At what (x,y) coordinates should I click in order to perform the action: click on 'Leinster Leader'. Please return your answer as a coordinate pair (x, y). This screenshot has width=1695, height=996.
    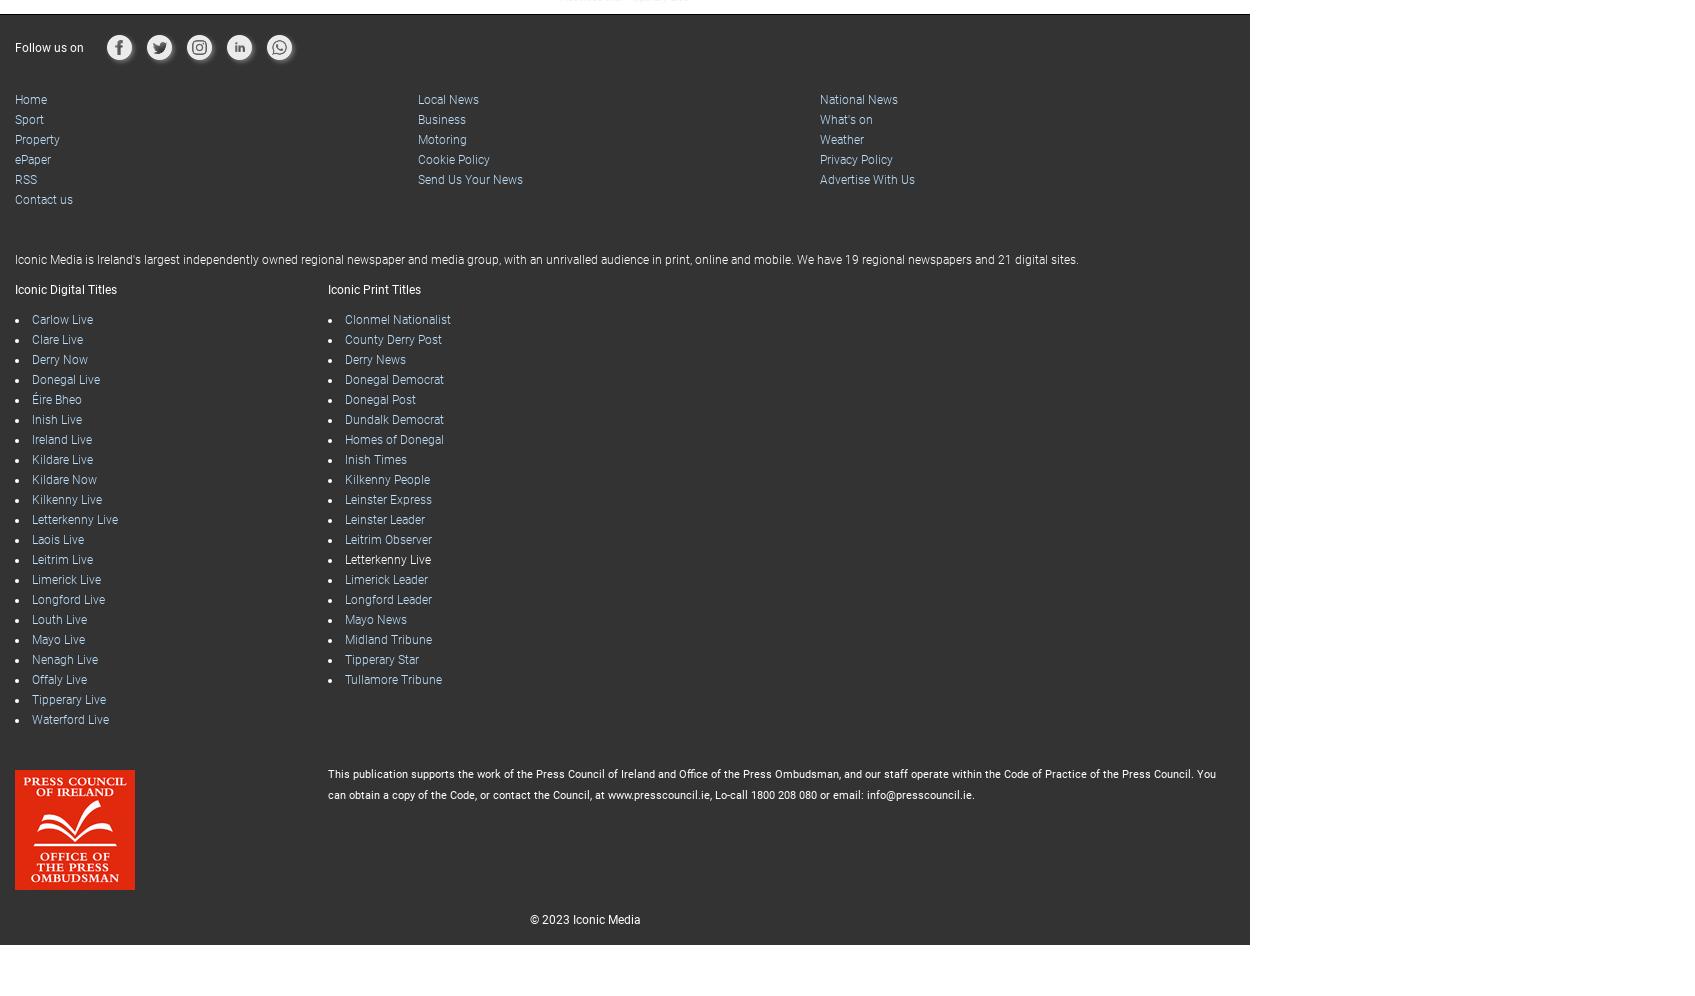
    Looking at the image, I should click on (382, 520).